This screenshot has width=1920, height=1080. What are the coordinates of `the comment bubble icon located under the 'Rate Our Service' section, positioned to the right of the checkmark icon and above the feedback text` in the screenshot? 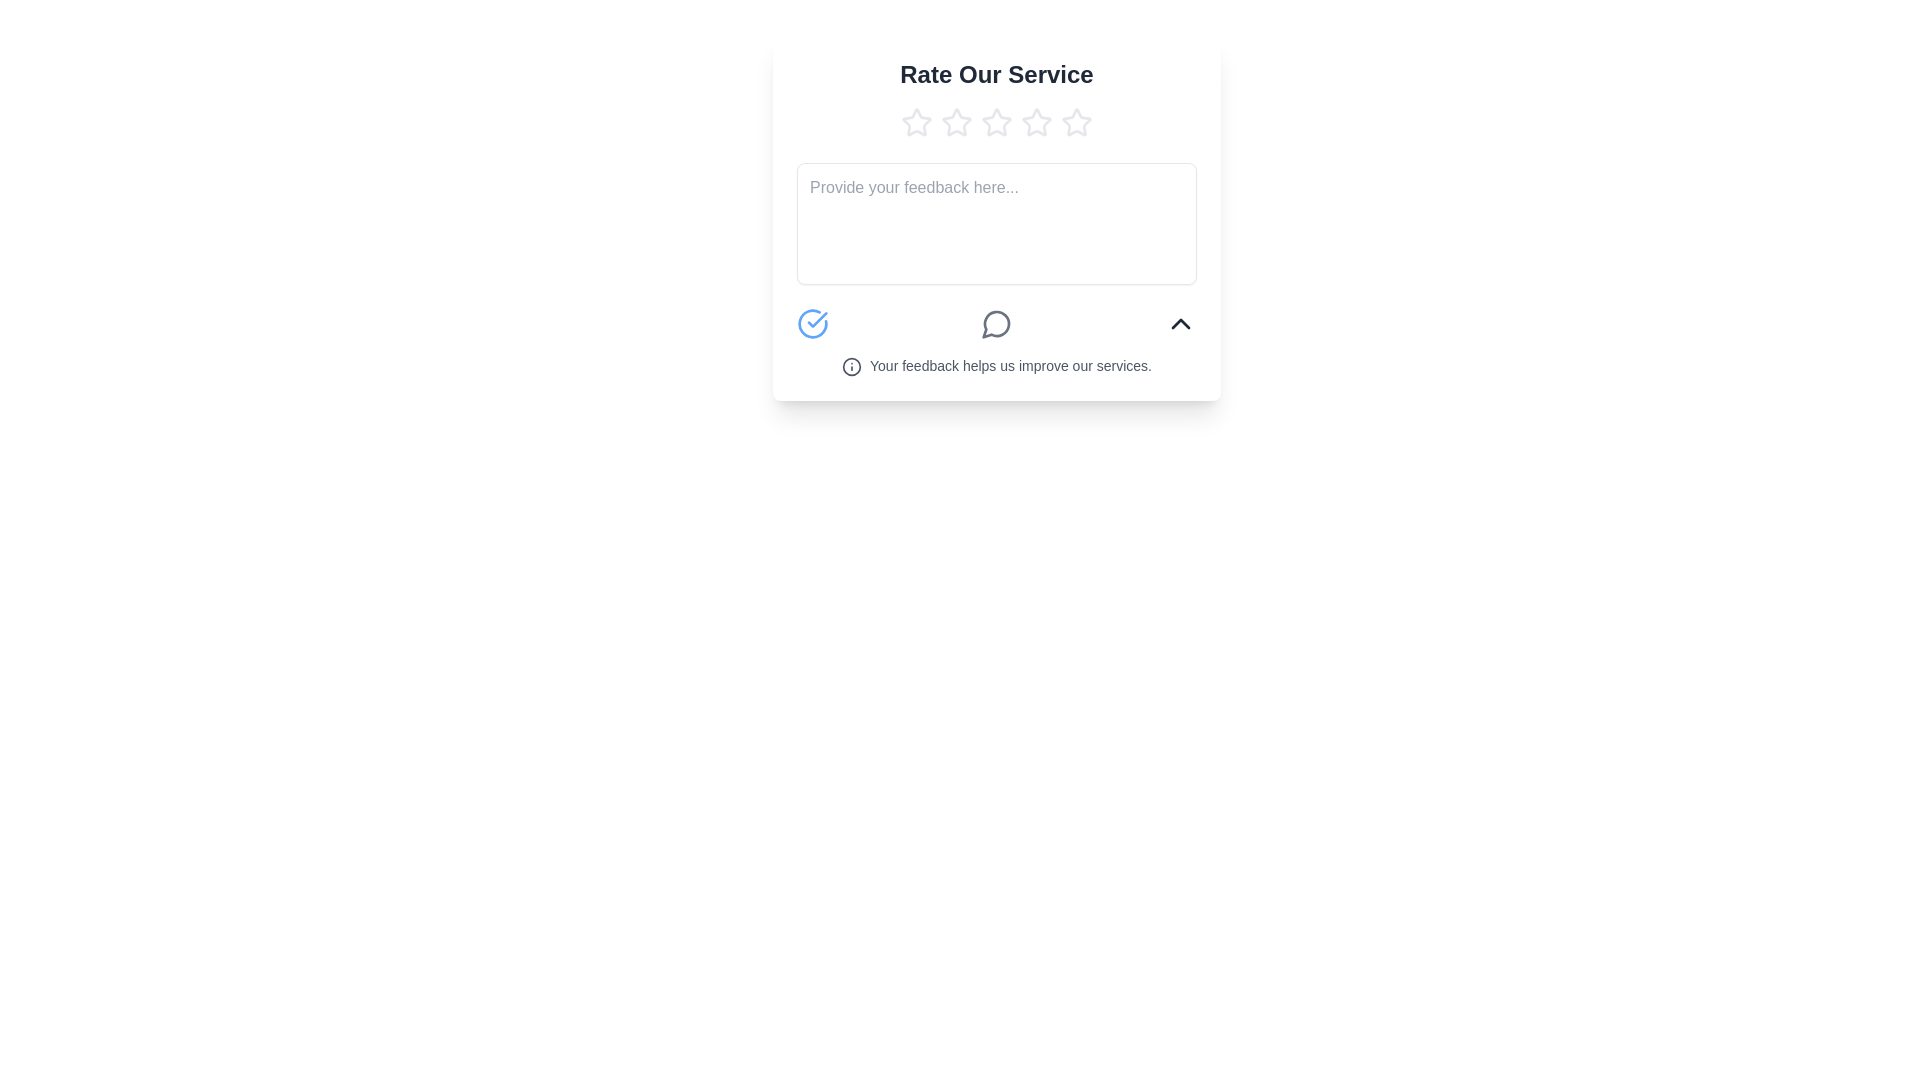 It's located at (996, 323).